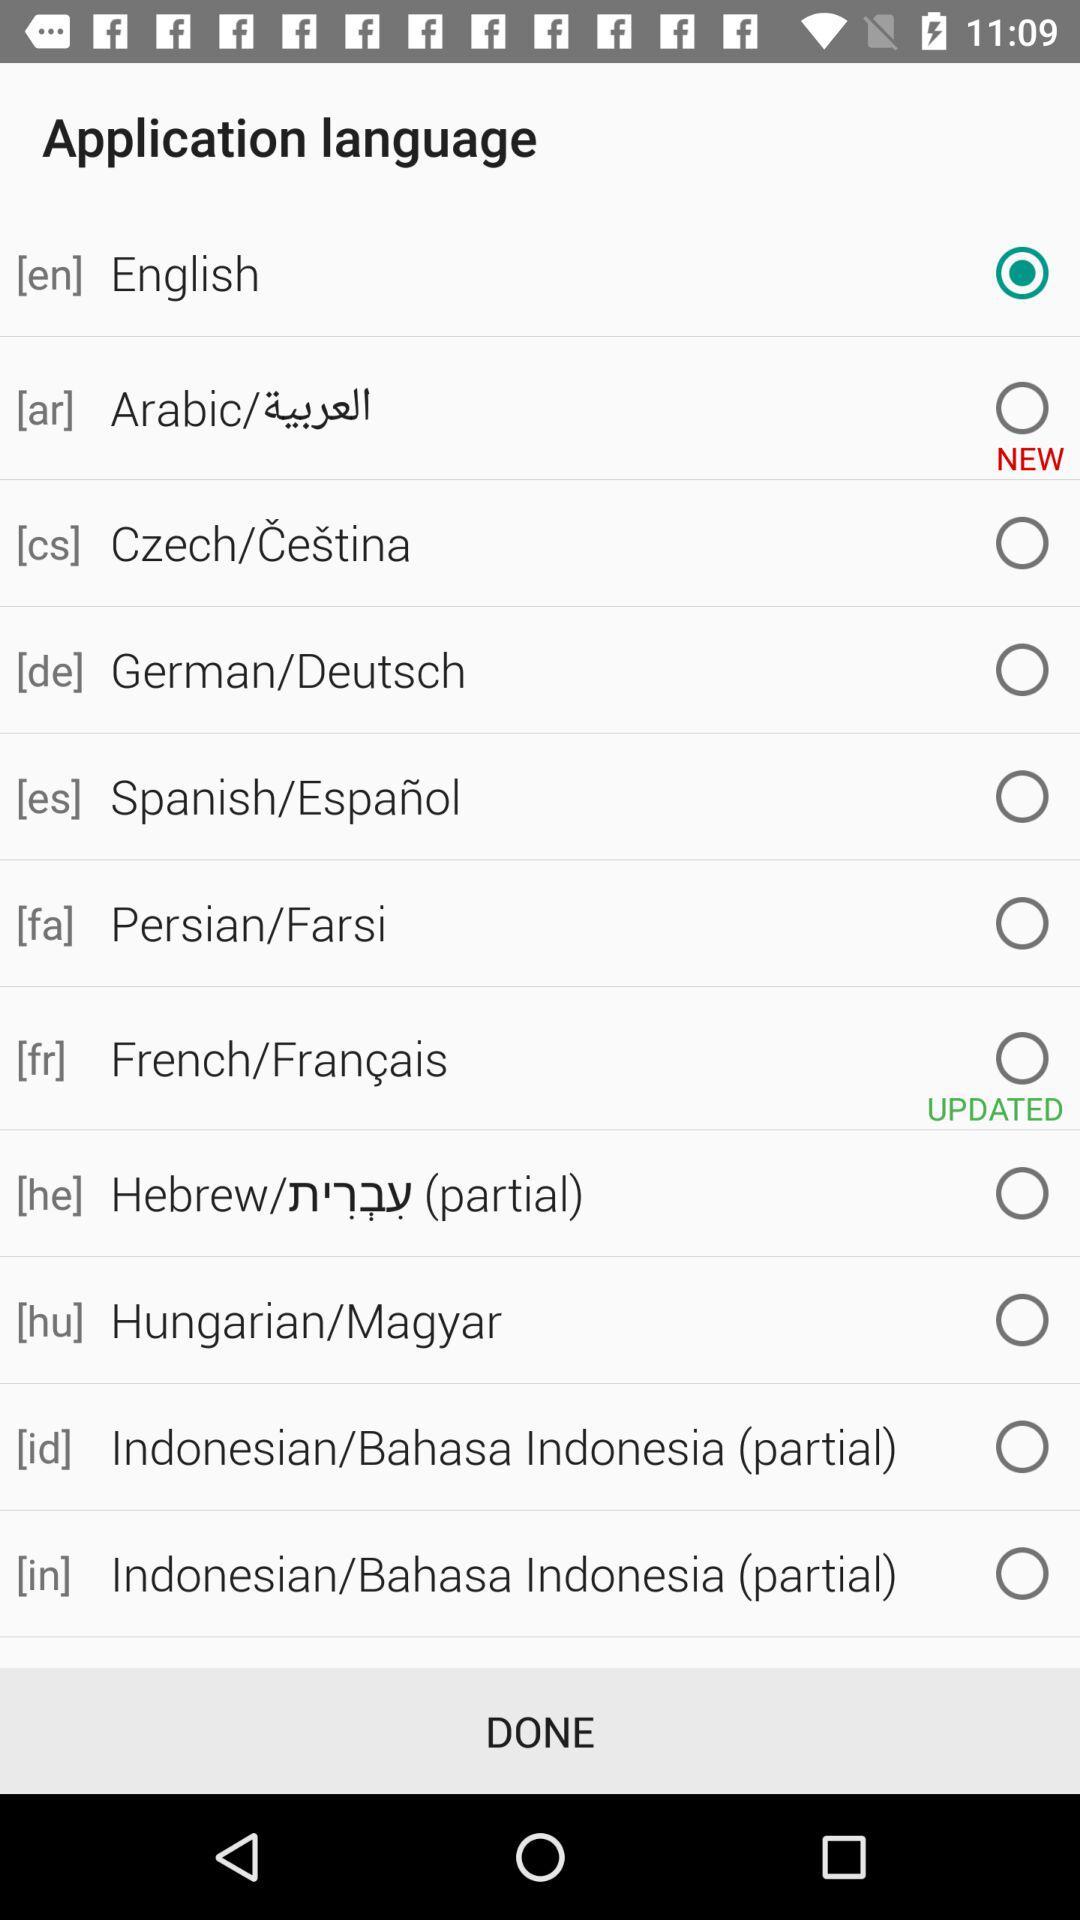 The width and height of the screenshot is (1080, 1920). What do you see at coordinates (540, 1730) in the screenshot?
I see `the done item` at bounding box center [540, 1730].